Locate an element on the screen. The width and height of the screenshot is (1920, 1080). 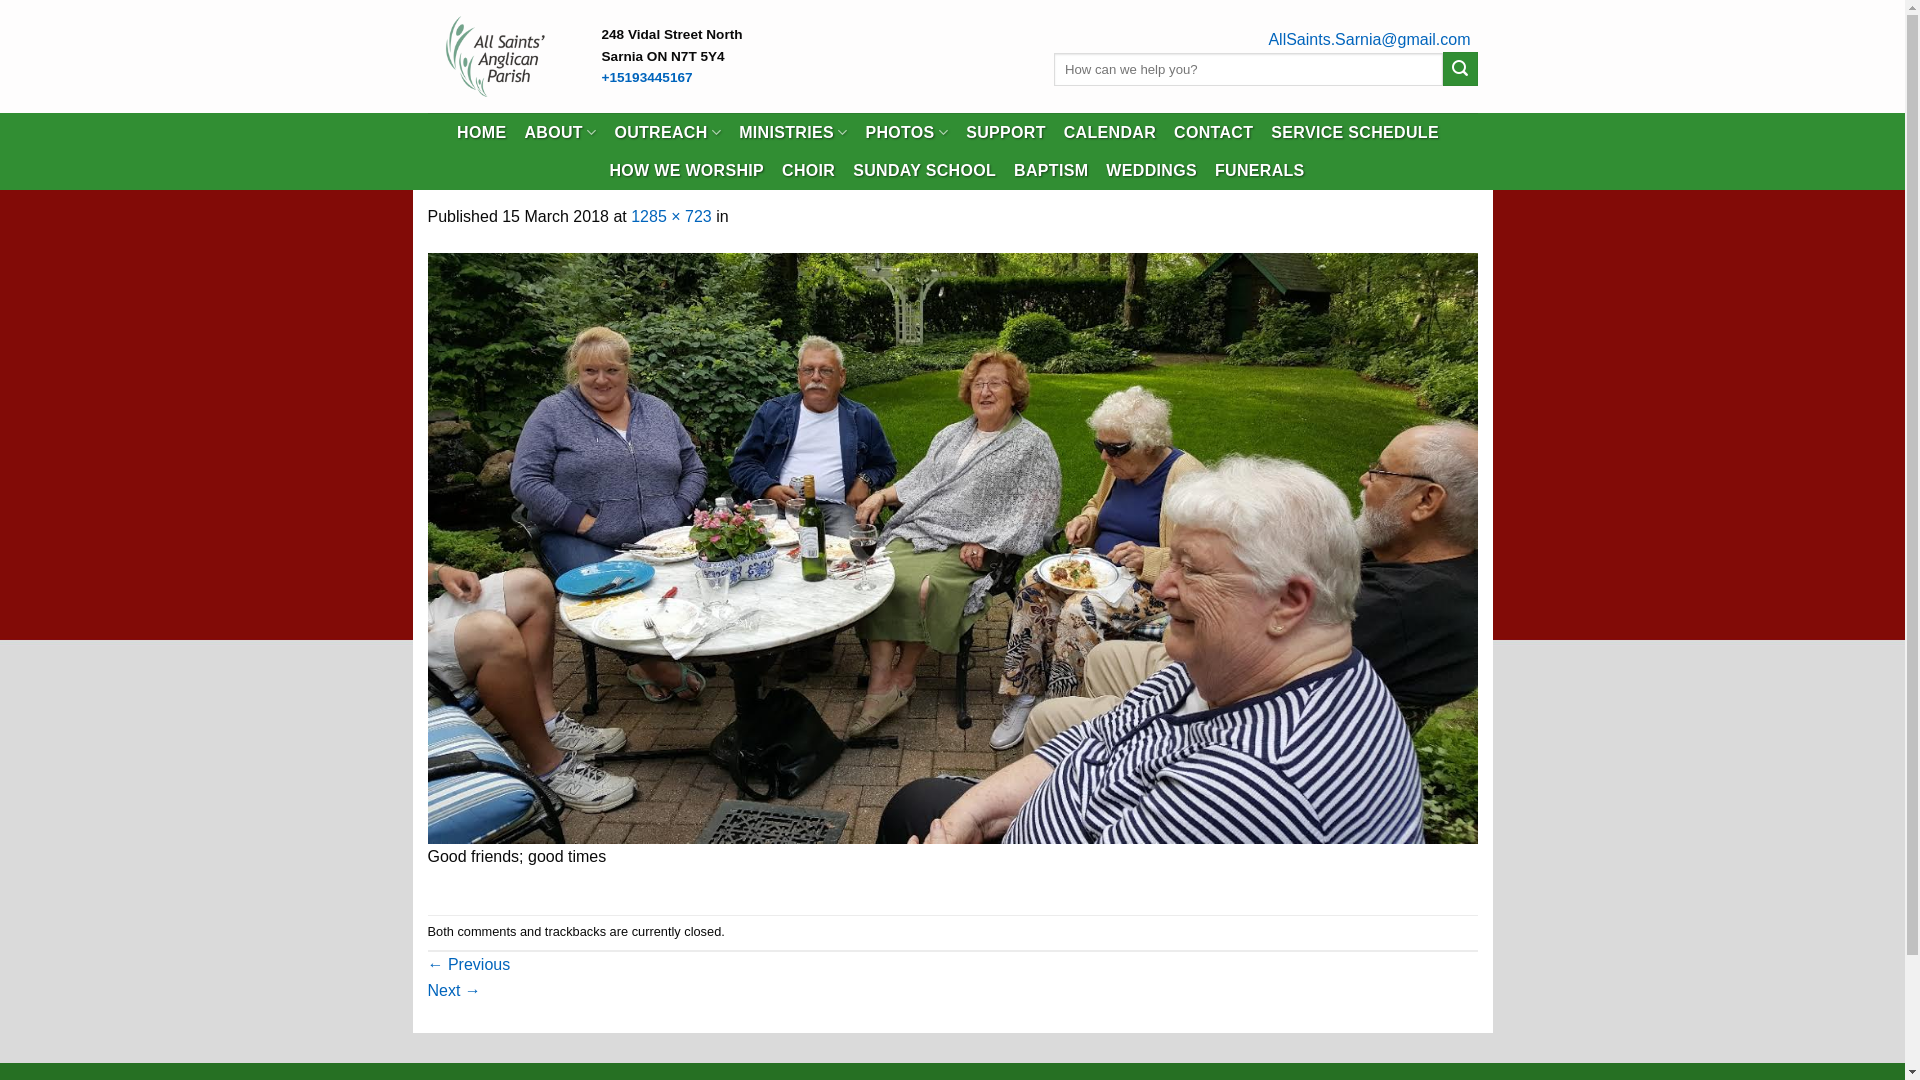
'PHOTOS' is located at coordinates (905, 132).